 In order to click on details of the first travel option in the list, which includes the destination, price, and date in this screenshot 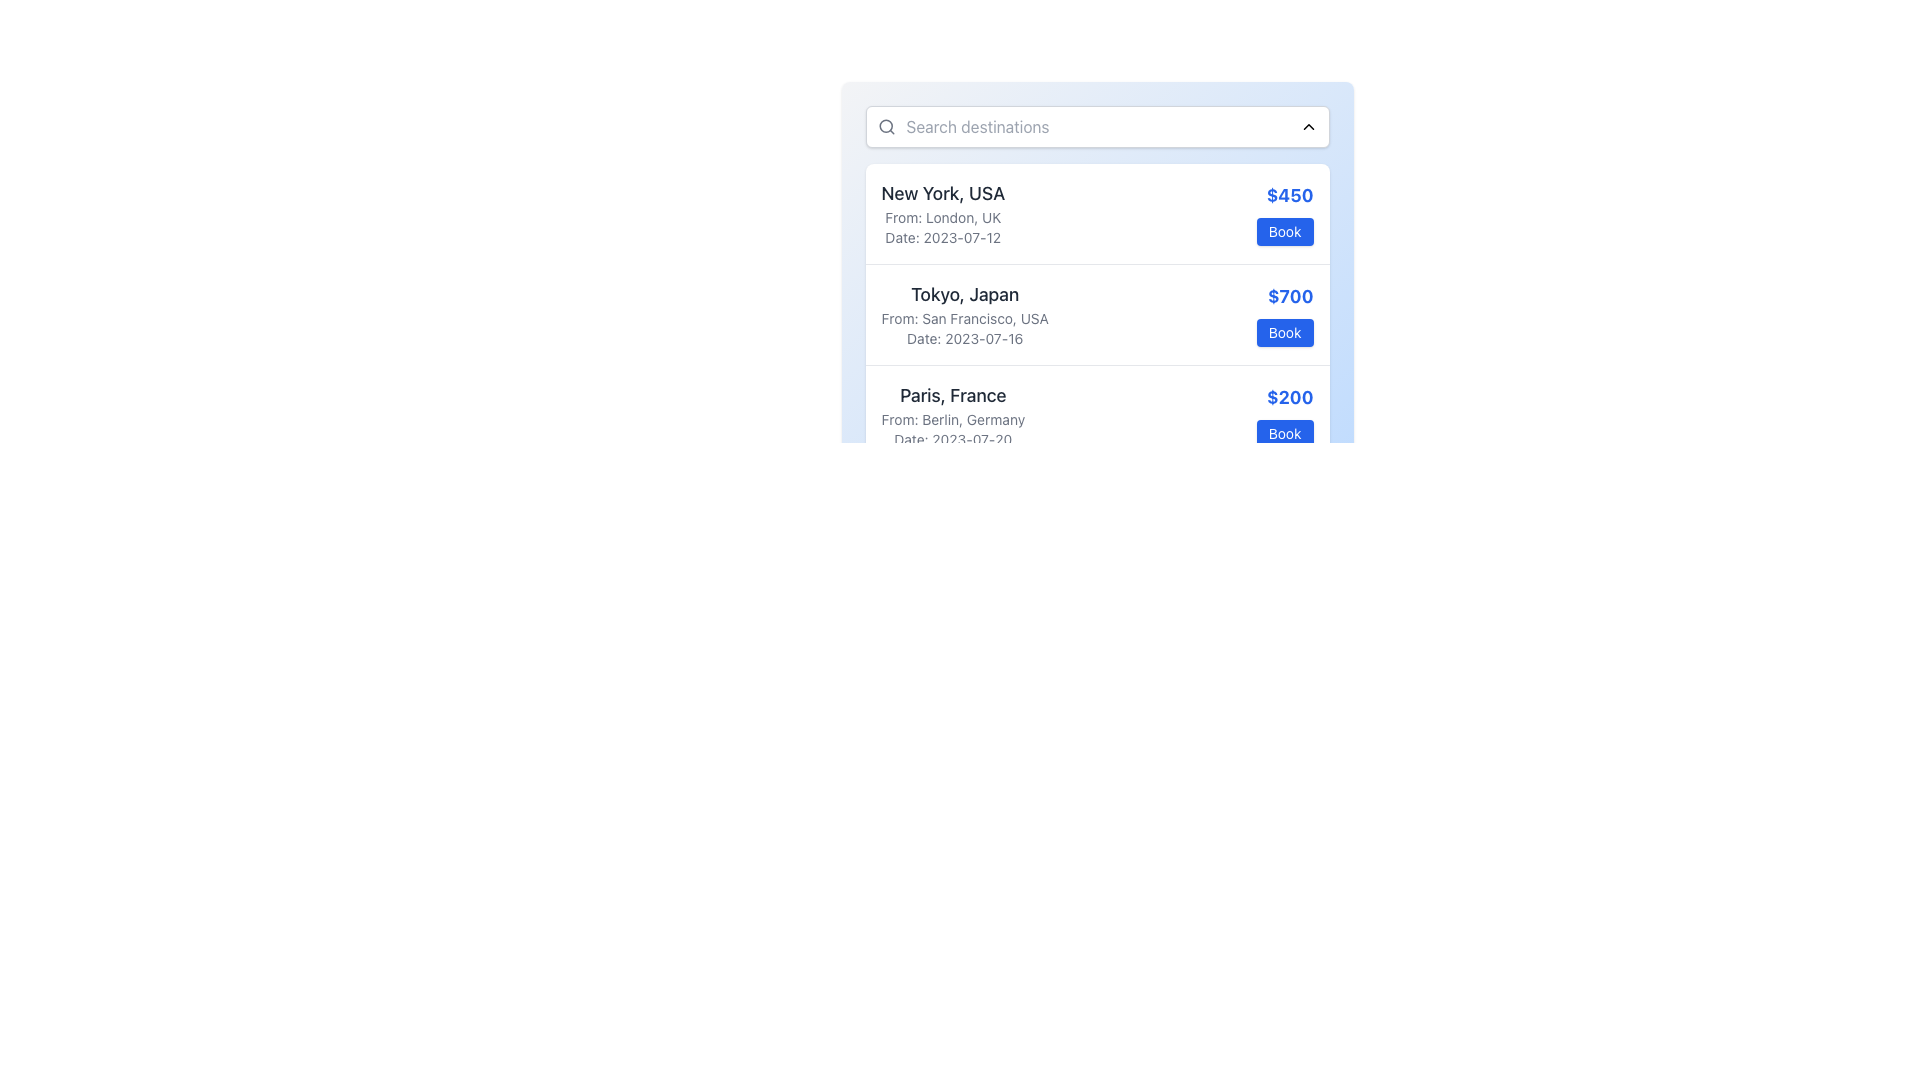, I will do `click(1096, 213)`.